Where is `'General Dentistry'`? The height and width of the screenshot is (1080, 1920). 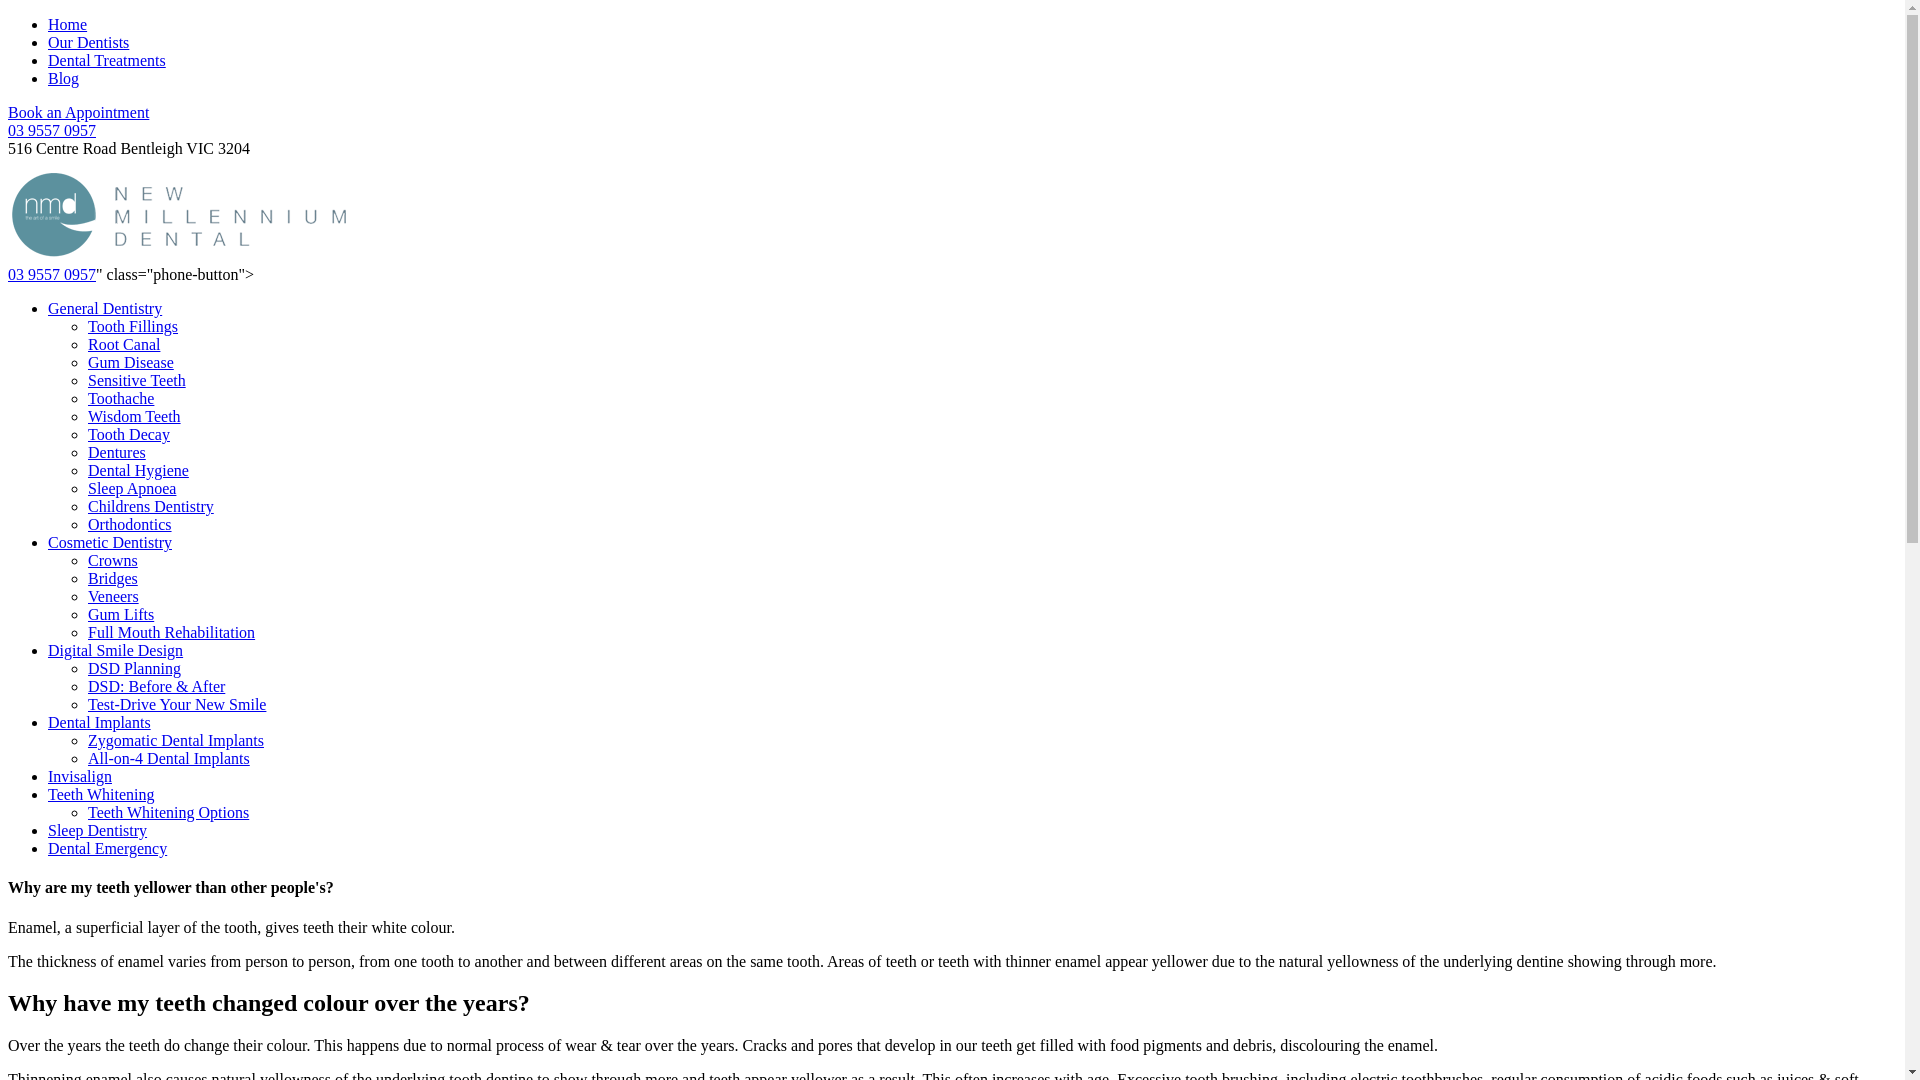
'General Dentistry' is located at coordinates (104, 308).